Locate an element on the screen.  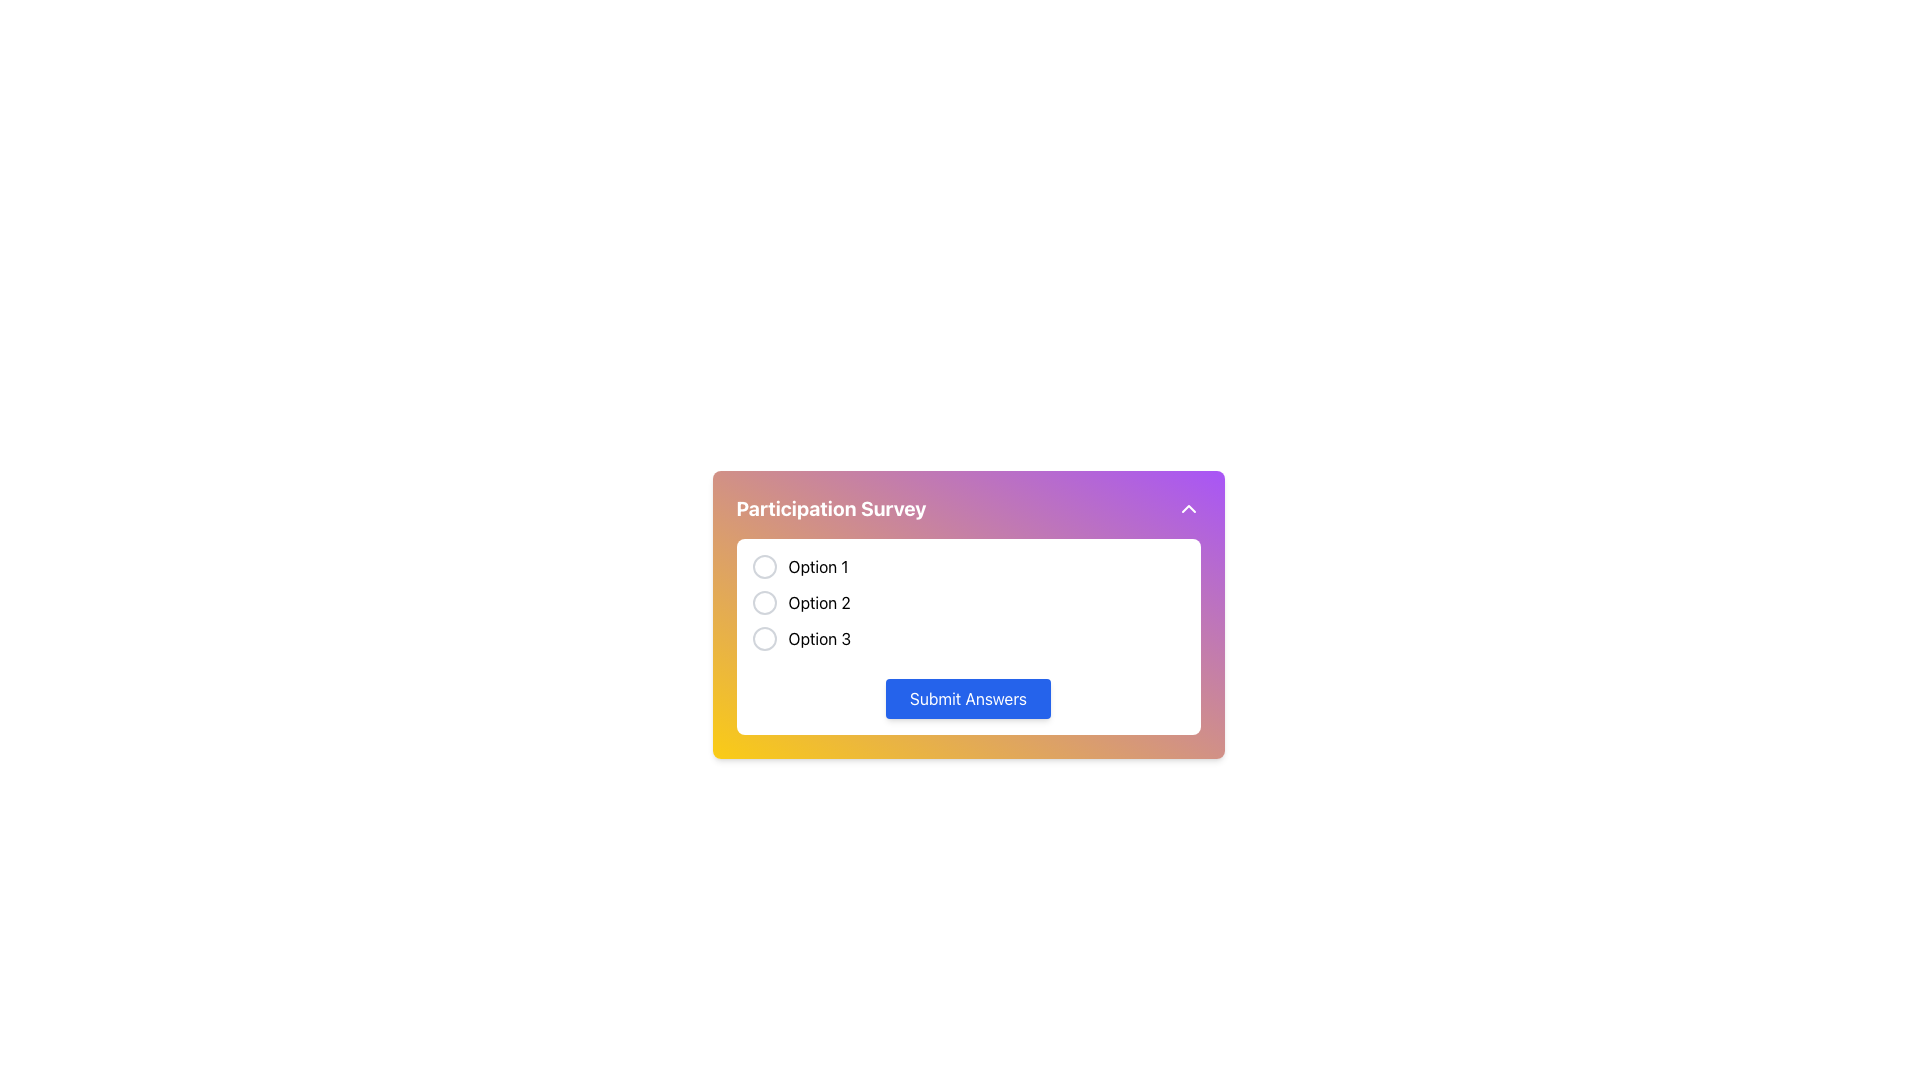
the radio button labeled 'Option 2' is located at coordinates (763, 601).